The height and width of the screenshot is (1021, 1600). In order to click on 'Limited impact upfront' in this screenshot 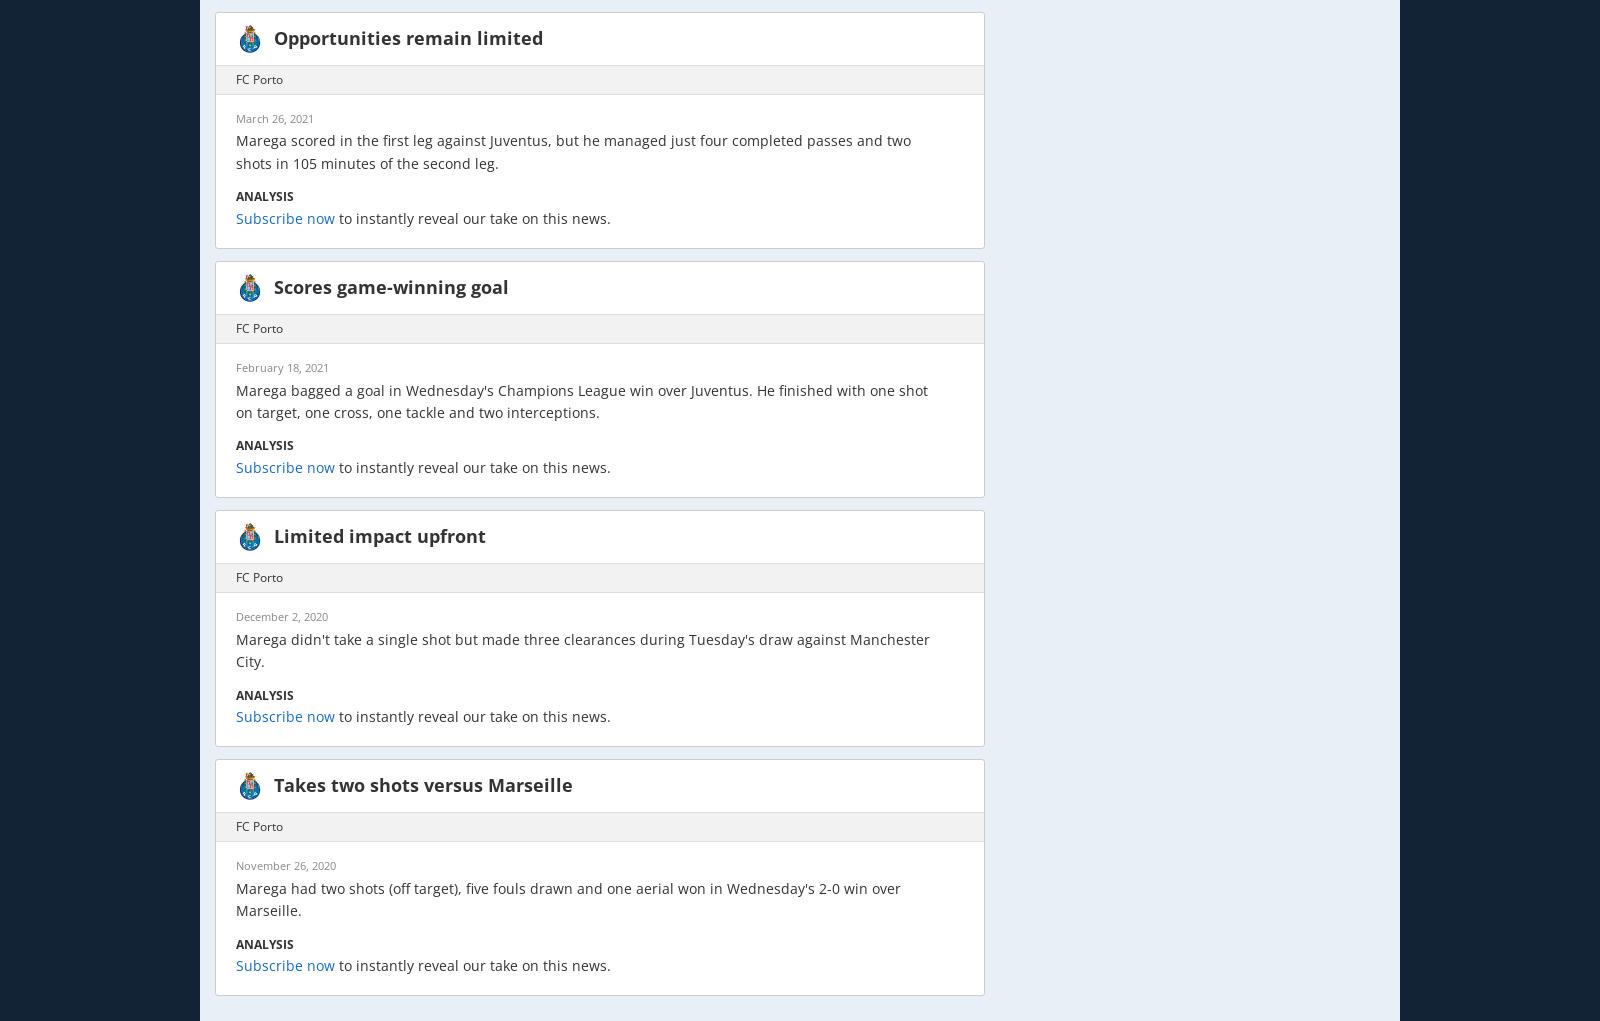, I will do `click(380, 536)`.